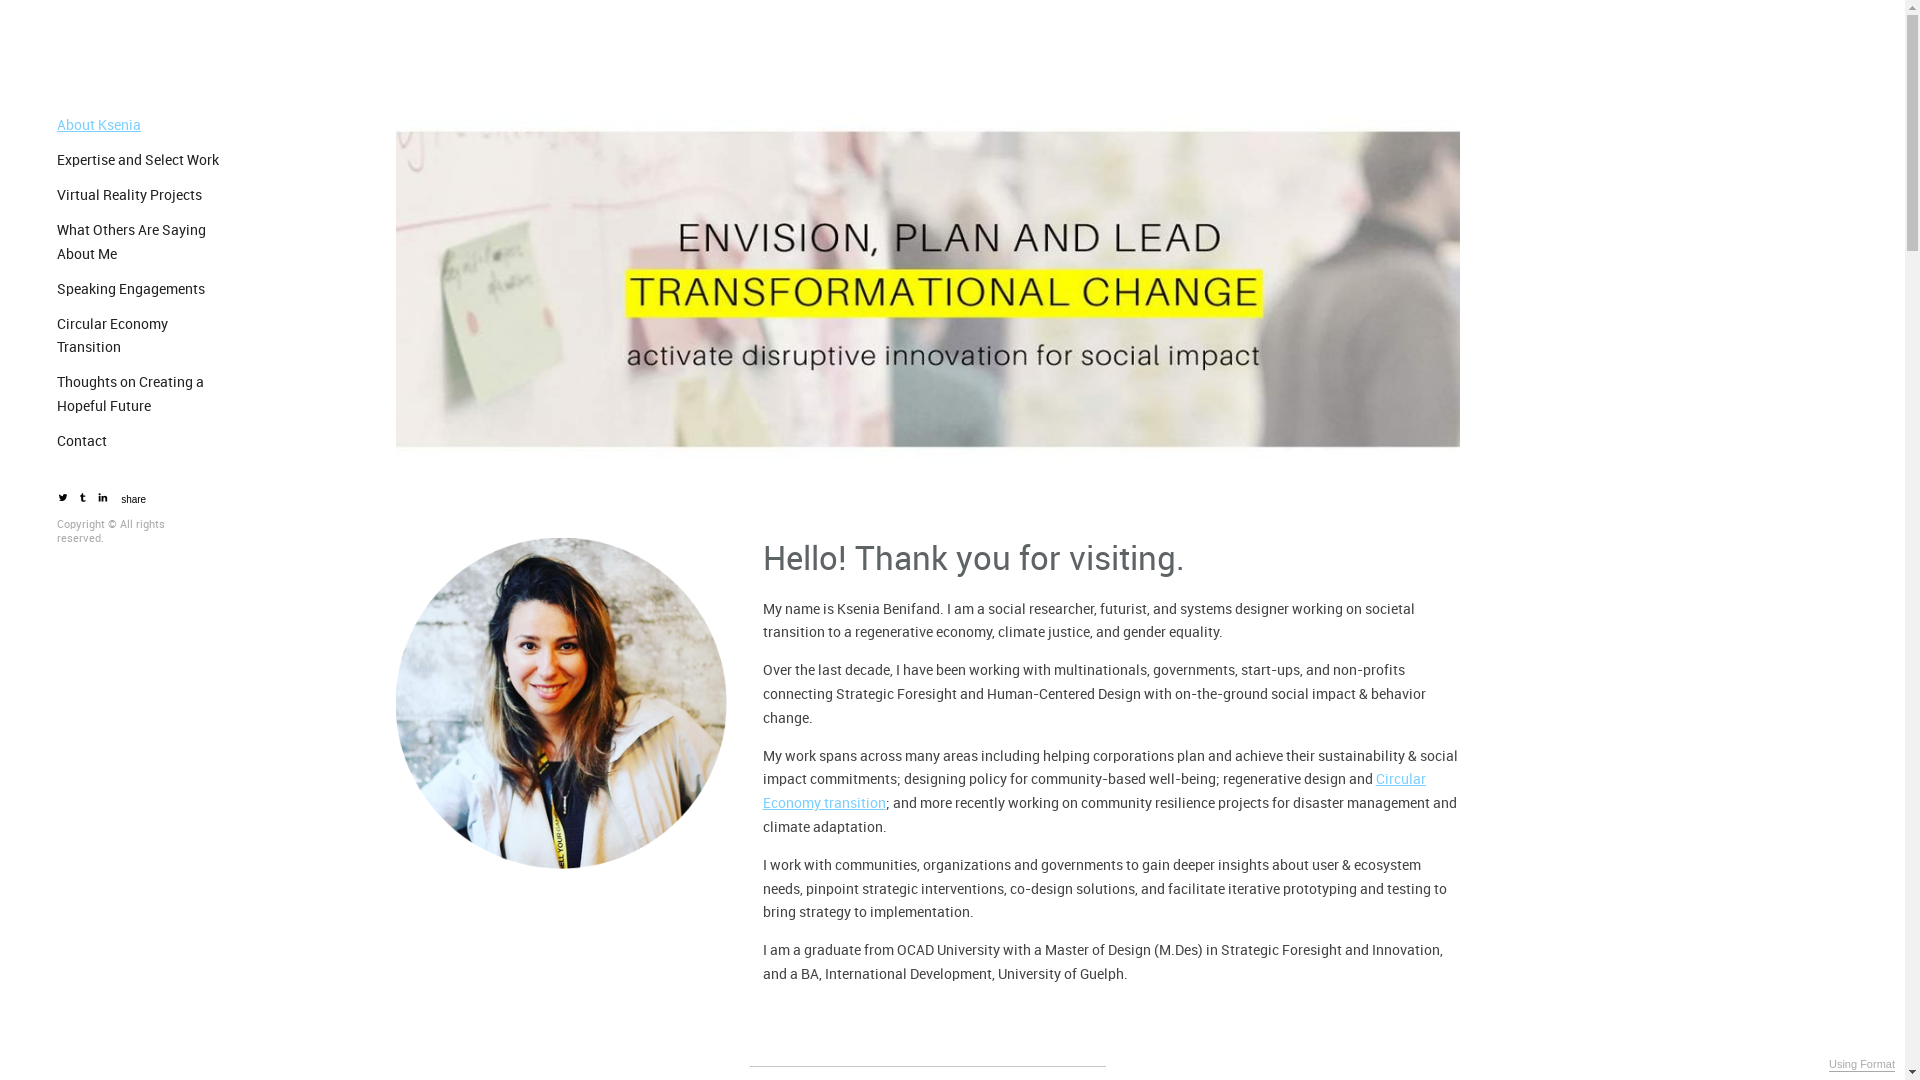 This screenshot has width=1920, height=1080. What do you see at coordinates (144, 335) in the screenshot?
I see `'Circular Economy Transition'` at bounding box center [144, 335].